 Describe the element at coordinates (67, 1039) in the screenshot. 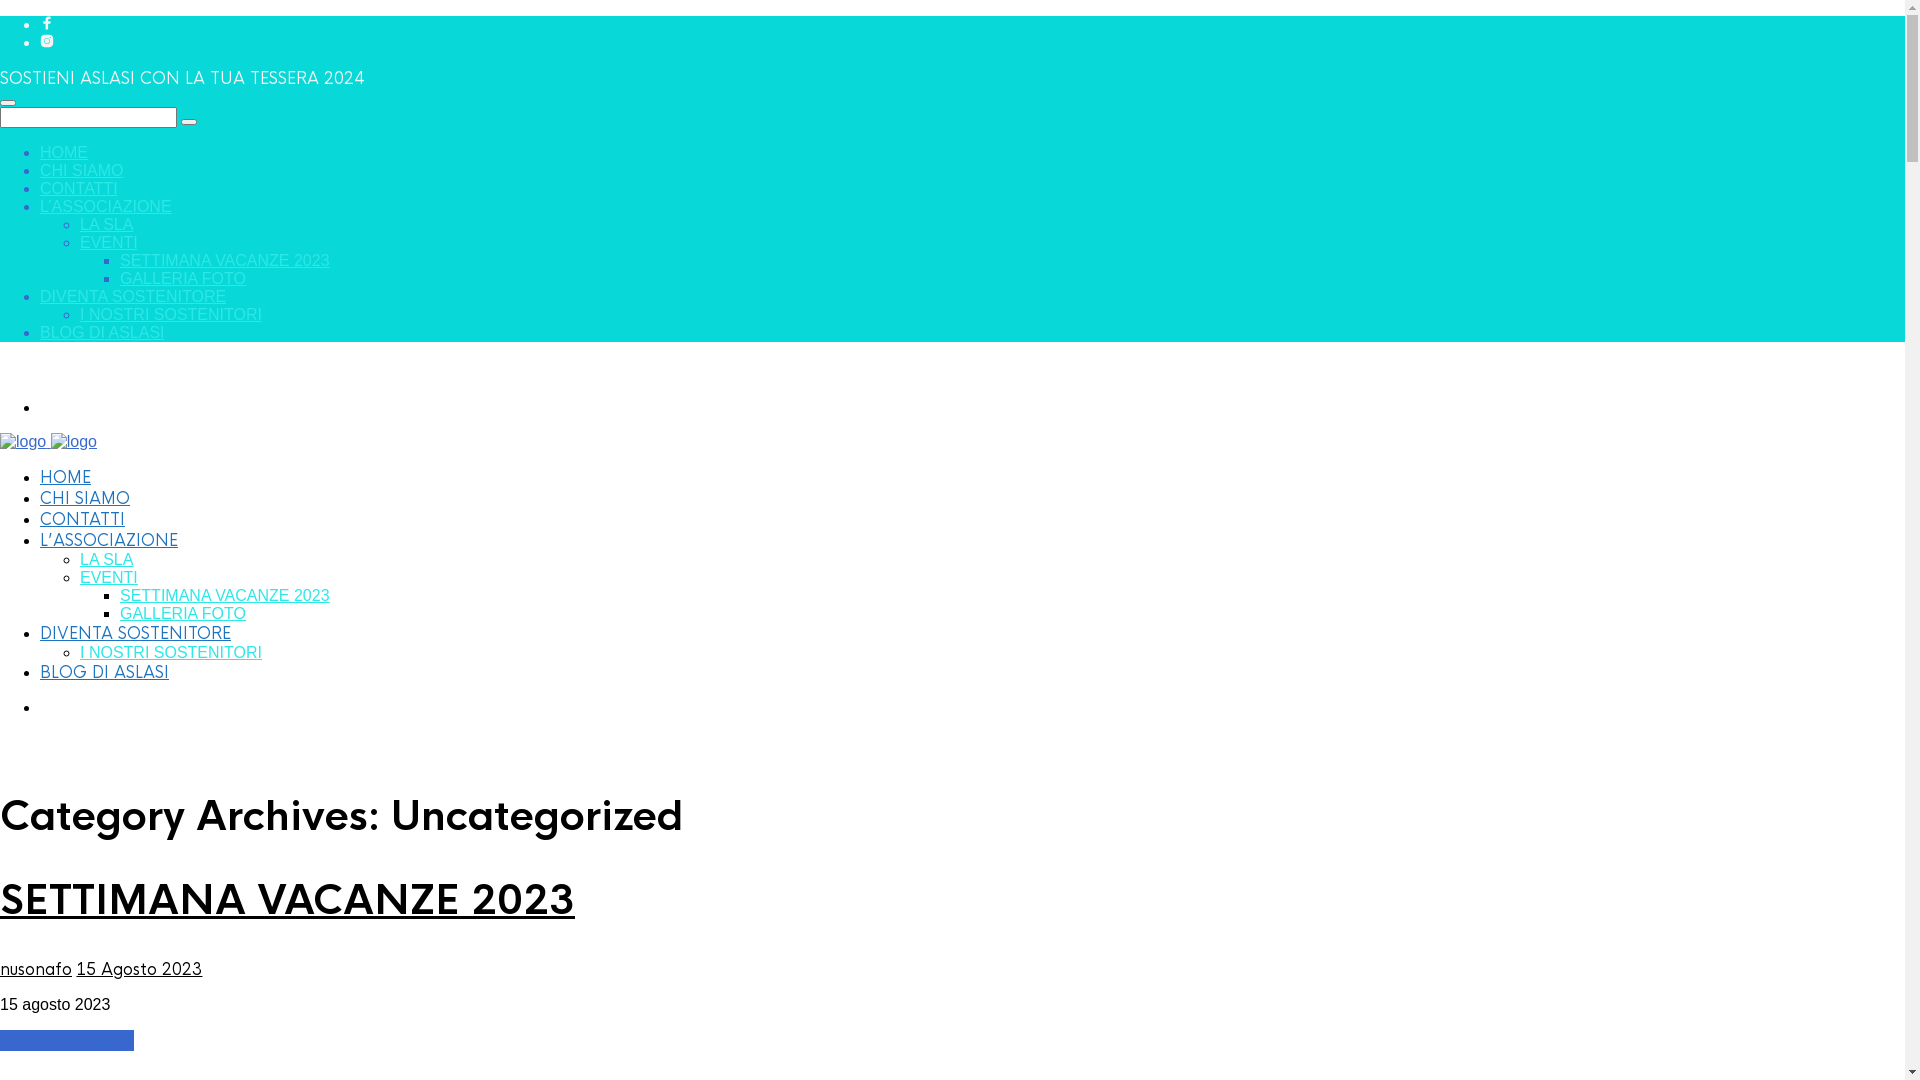

I see `'Continue reading'` at that location.